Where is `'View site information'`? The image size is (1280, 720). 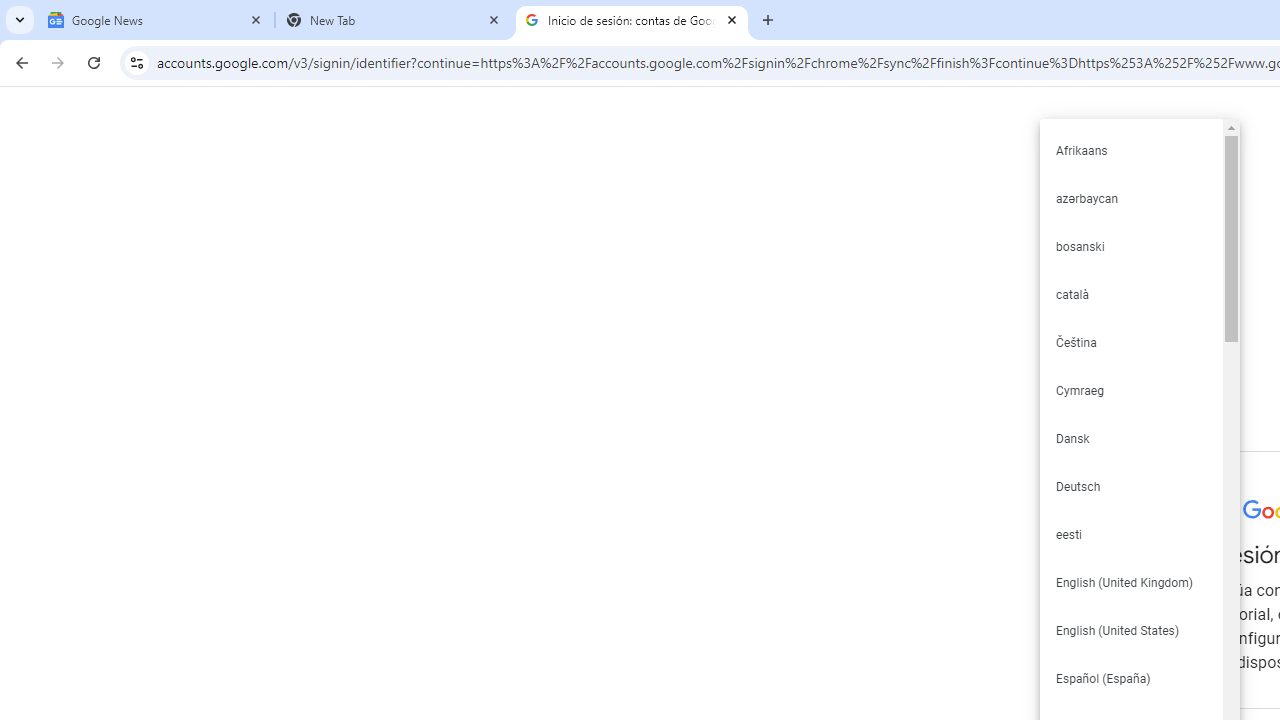
'View site information' is located at coordinates (135, 61).